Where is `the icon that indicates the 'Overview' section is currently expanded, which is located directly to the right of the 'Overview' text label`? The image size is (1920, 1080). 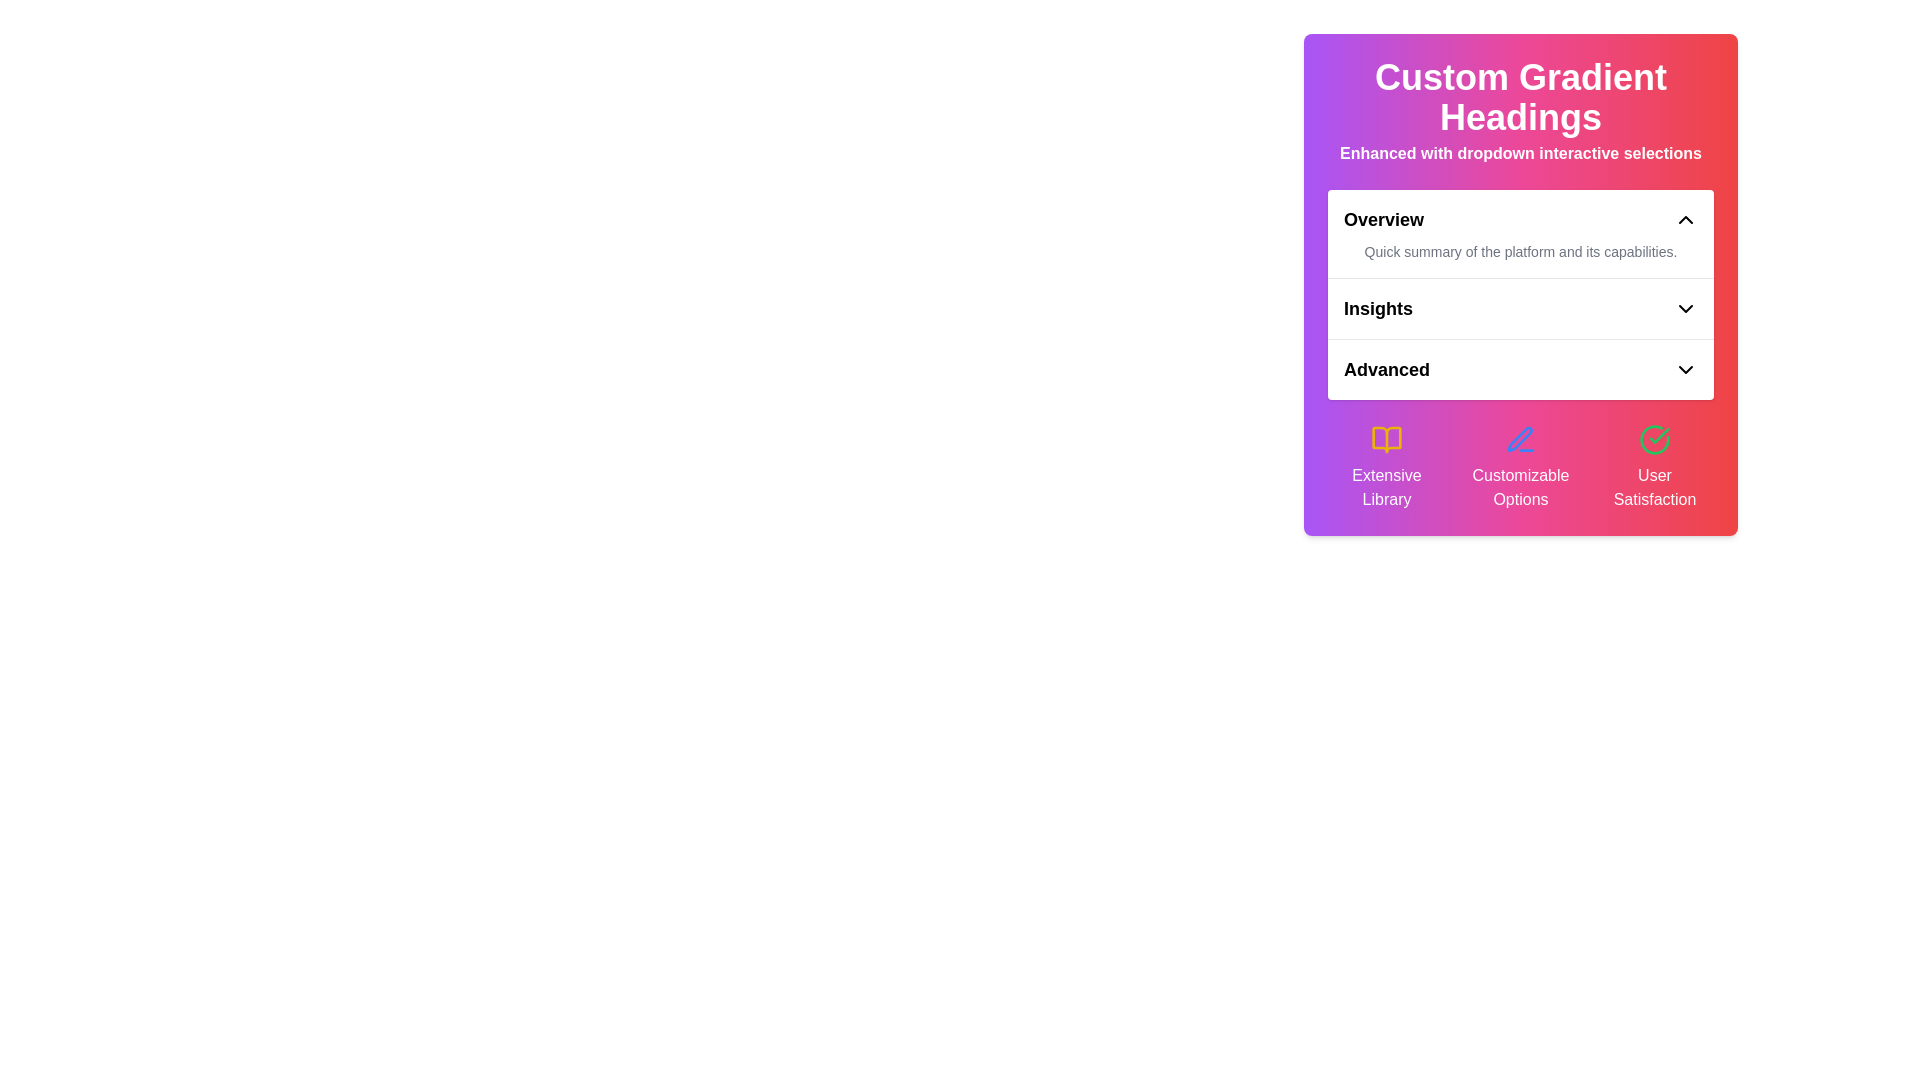 the icon that indicates the 'Overview' section is currently expanded, which is located directly to the right of the 'Overview' text label is located at coordinates (1684, 219).